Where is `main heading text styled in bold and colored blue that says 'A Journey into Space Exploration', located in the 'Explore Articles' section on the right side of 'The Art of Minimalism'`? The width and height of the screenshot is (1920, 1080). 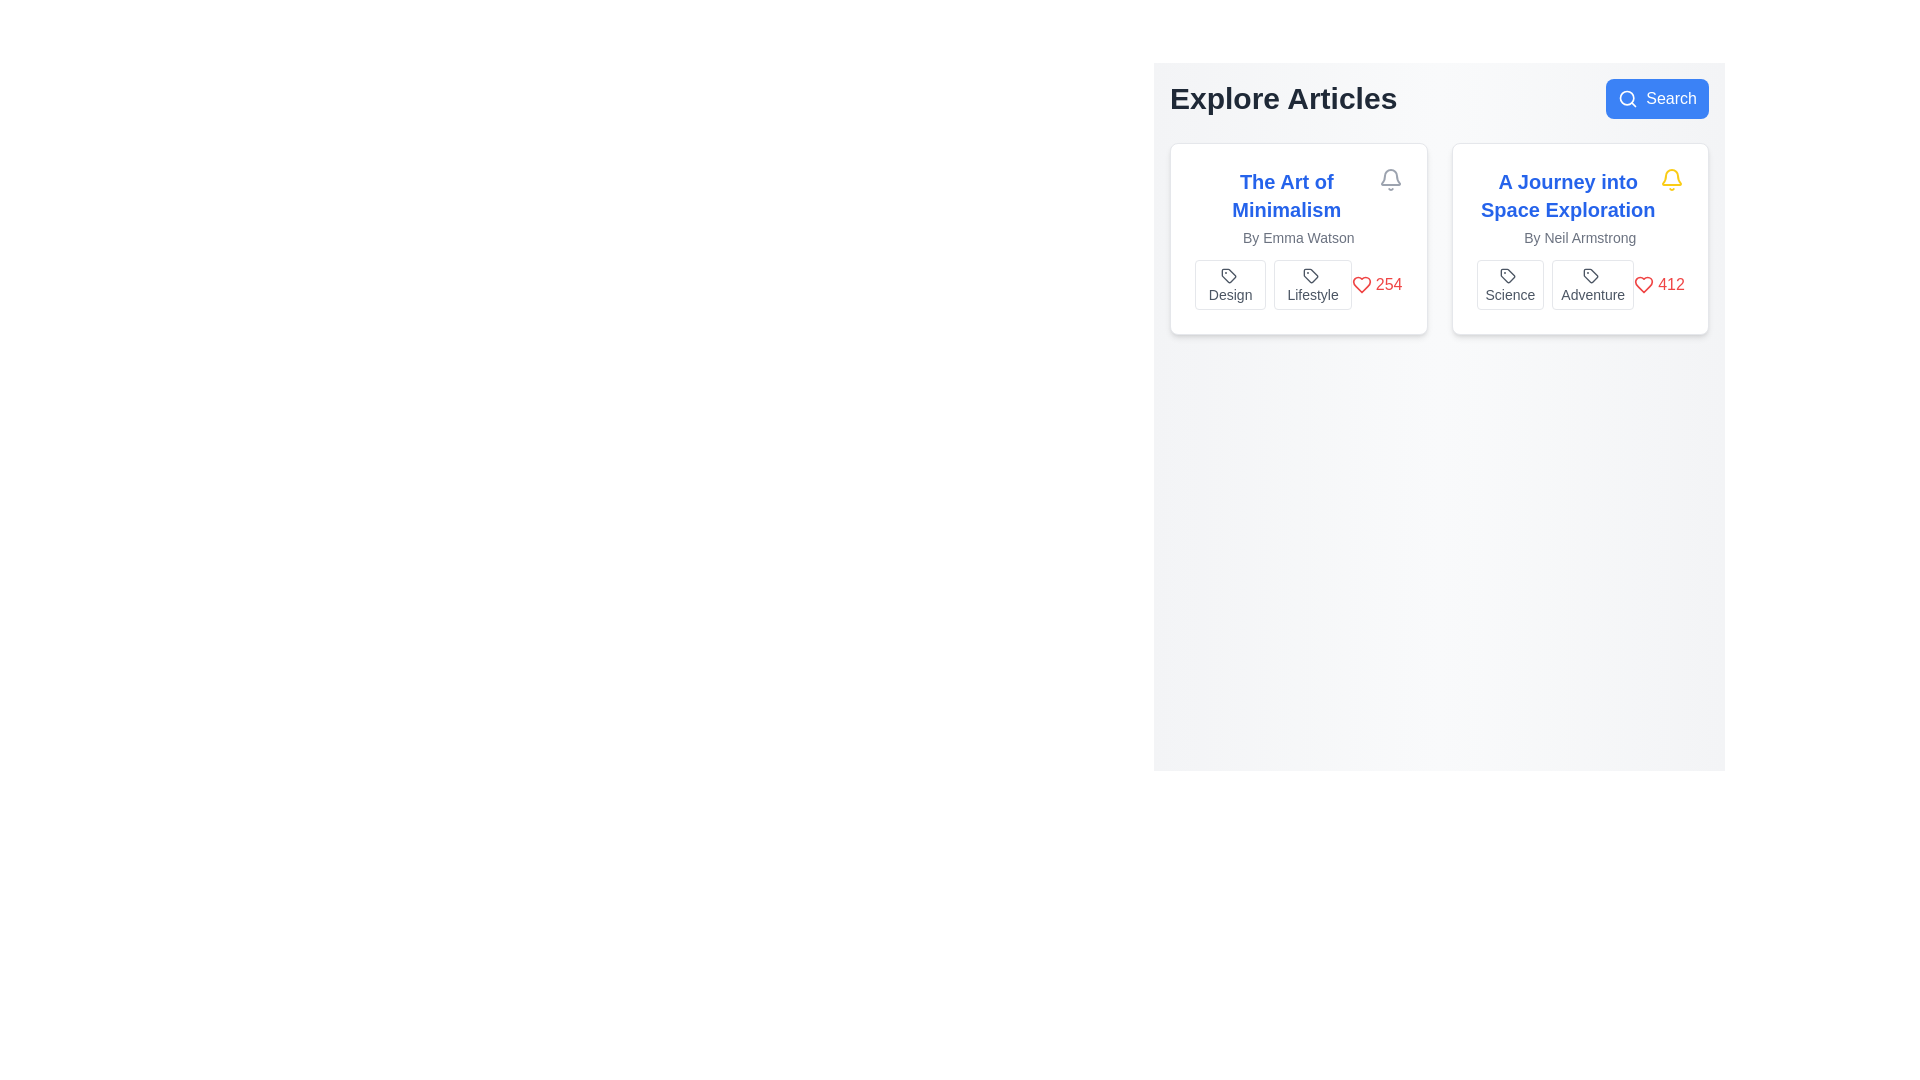 main heading text styled in bold and colored blue that says 'A Journey into Space Exploration', located in the 'Explore Articles' section on the right side of 'The Art of Minimalism' is located at coordinates (1567, 196).